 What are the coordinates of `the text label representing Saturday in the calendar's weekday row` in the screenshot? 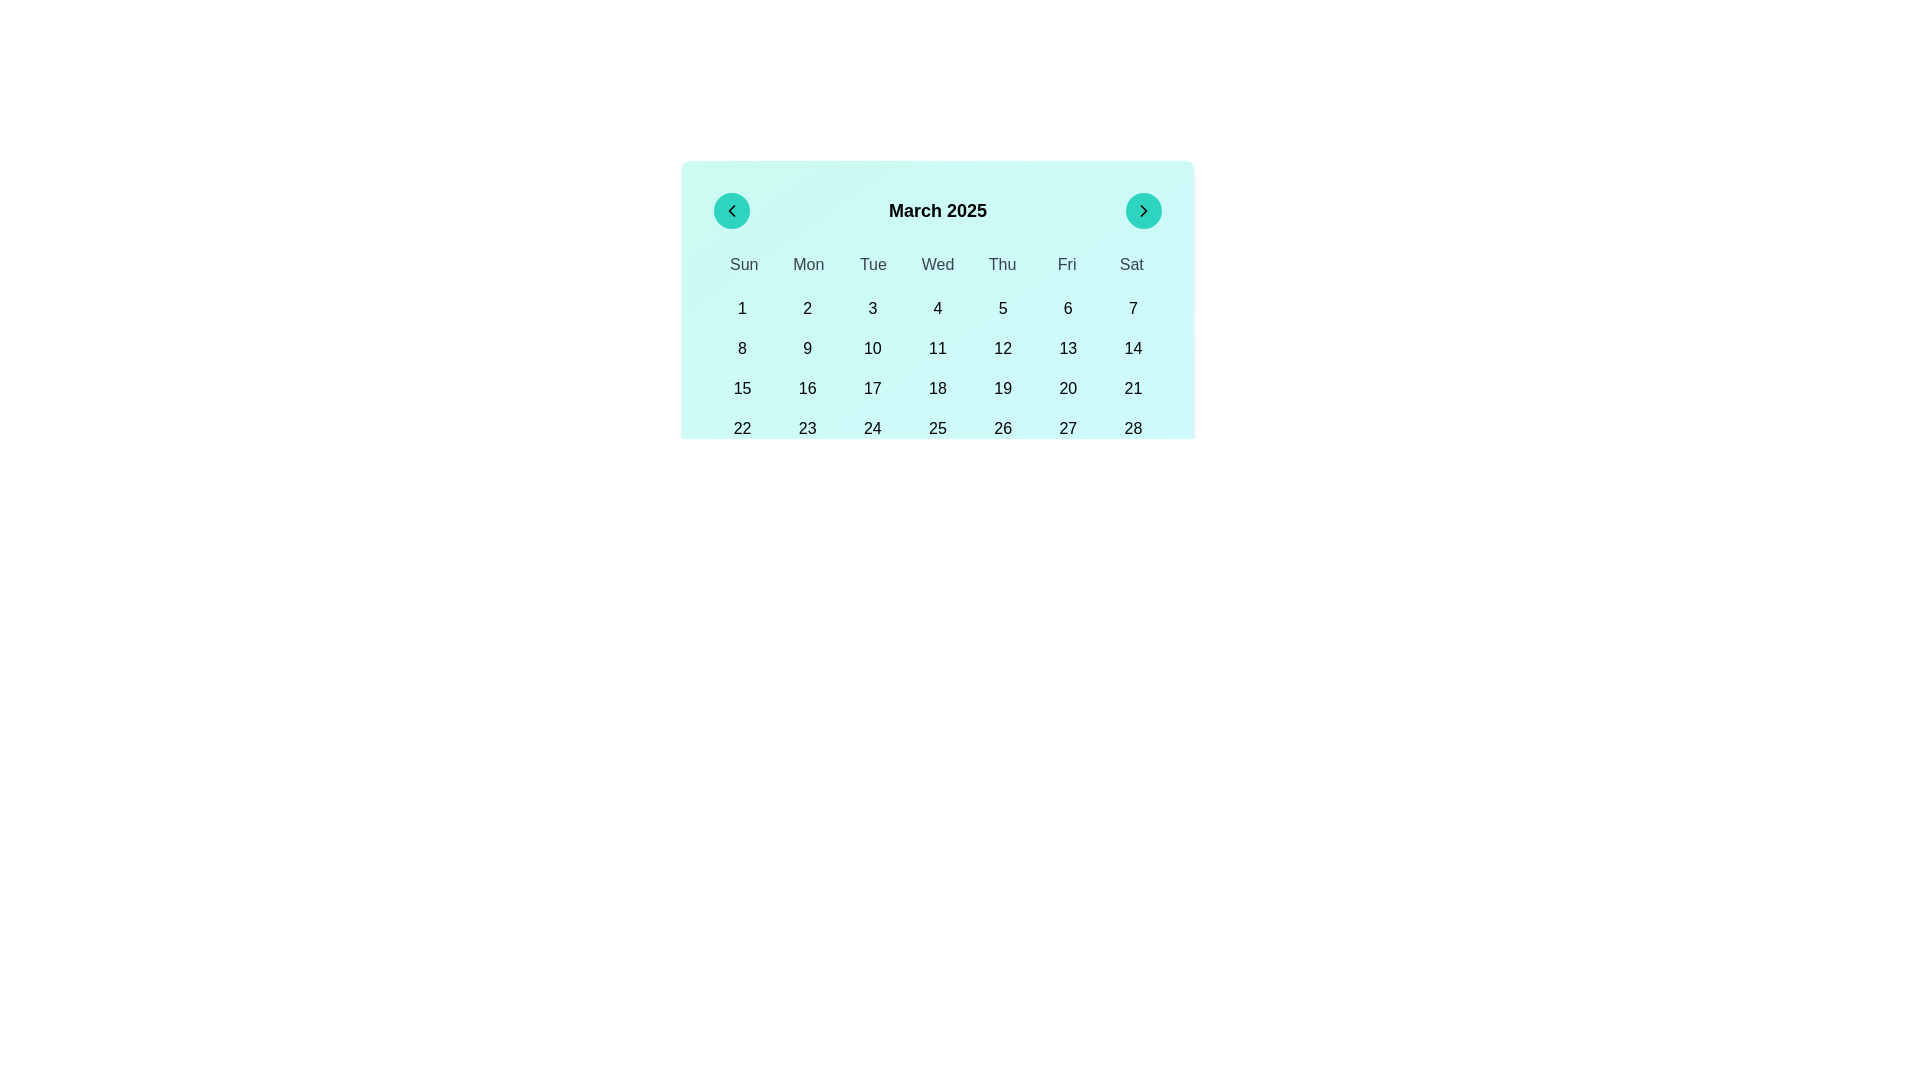 It's located at (1131, 264).